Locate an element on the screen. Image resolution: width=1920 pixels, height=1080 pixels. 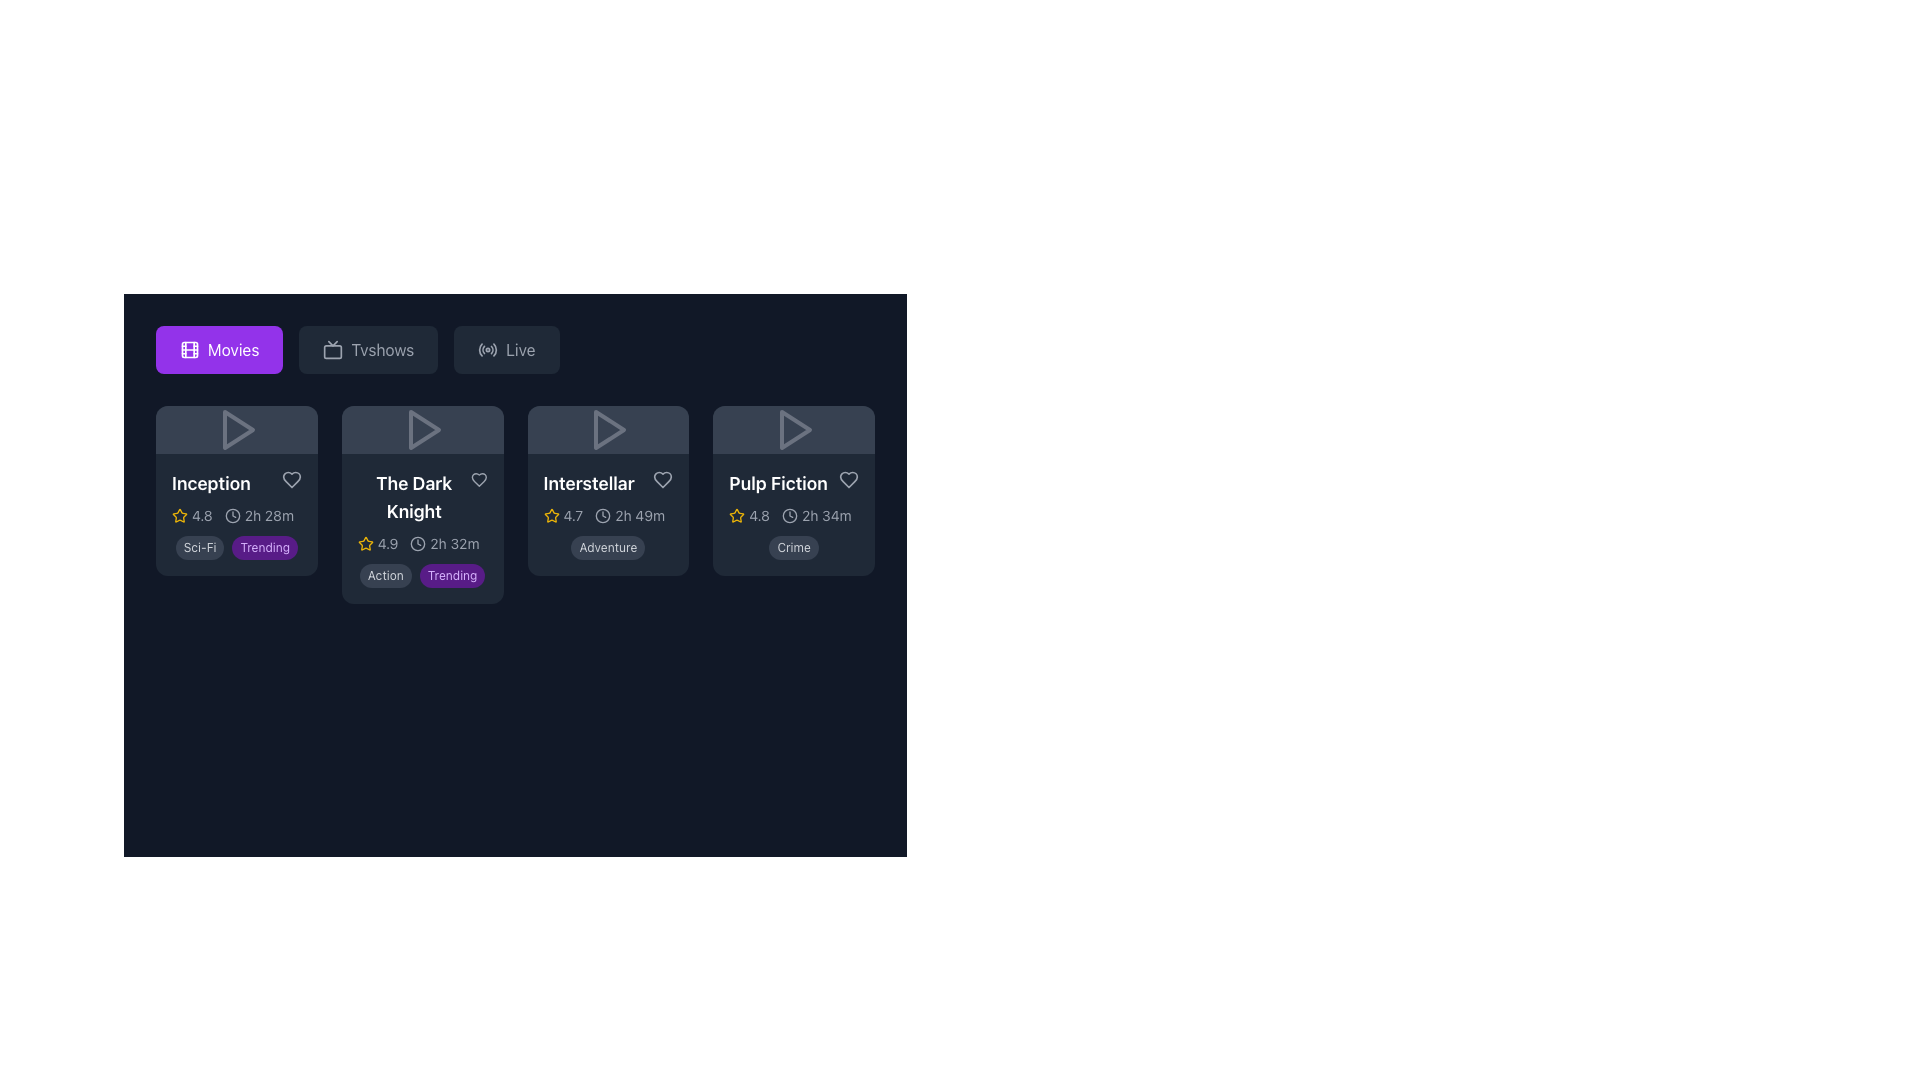
the play button icon located at the top of the 'Pulp Fiction' card is located at coordinates (793, 504).